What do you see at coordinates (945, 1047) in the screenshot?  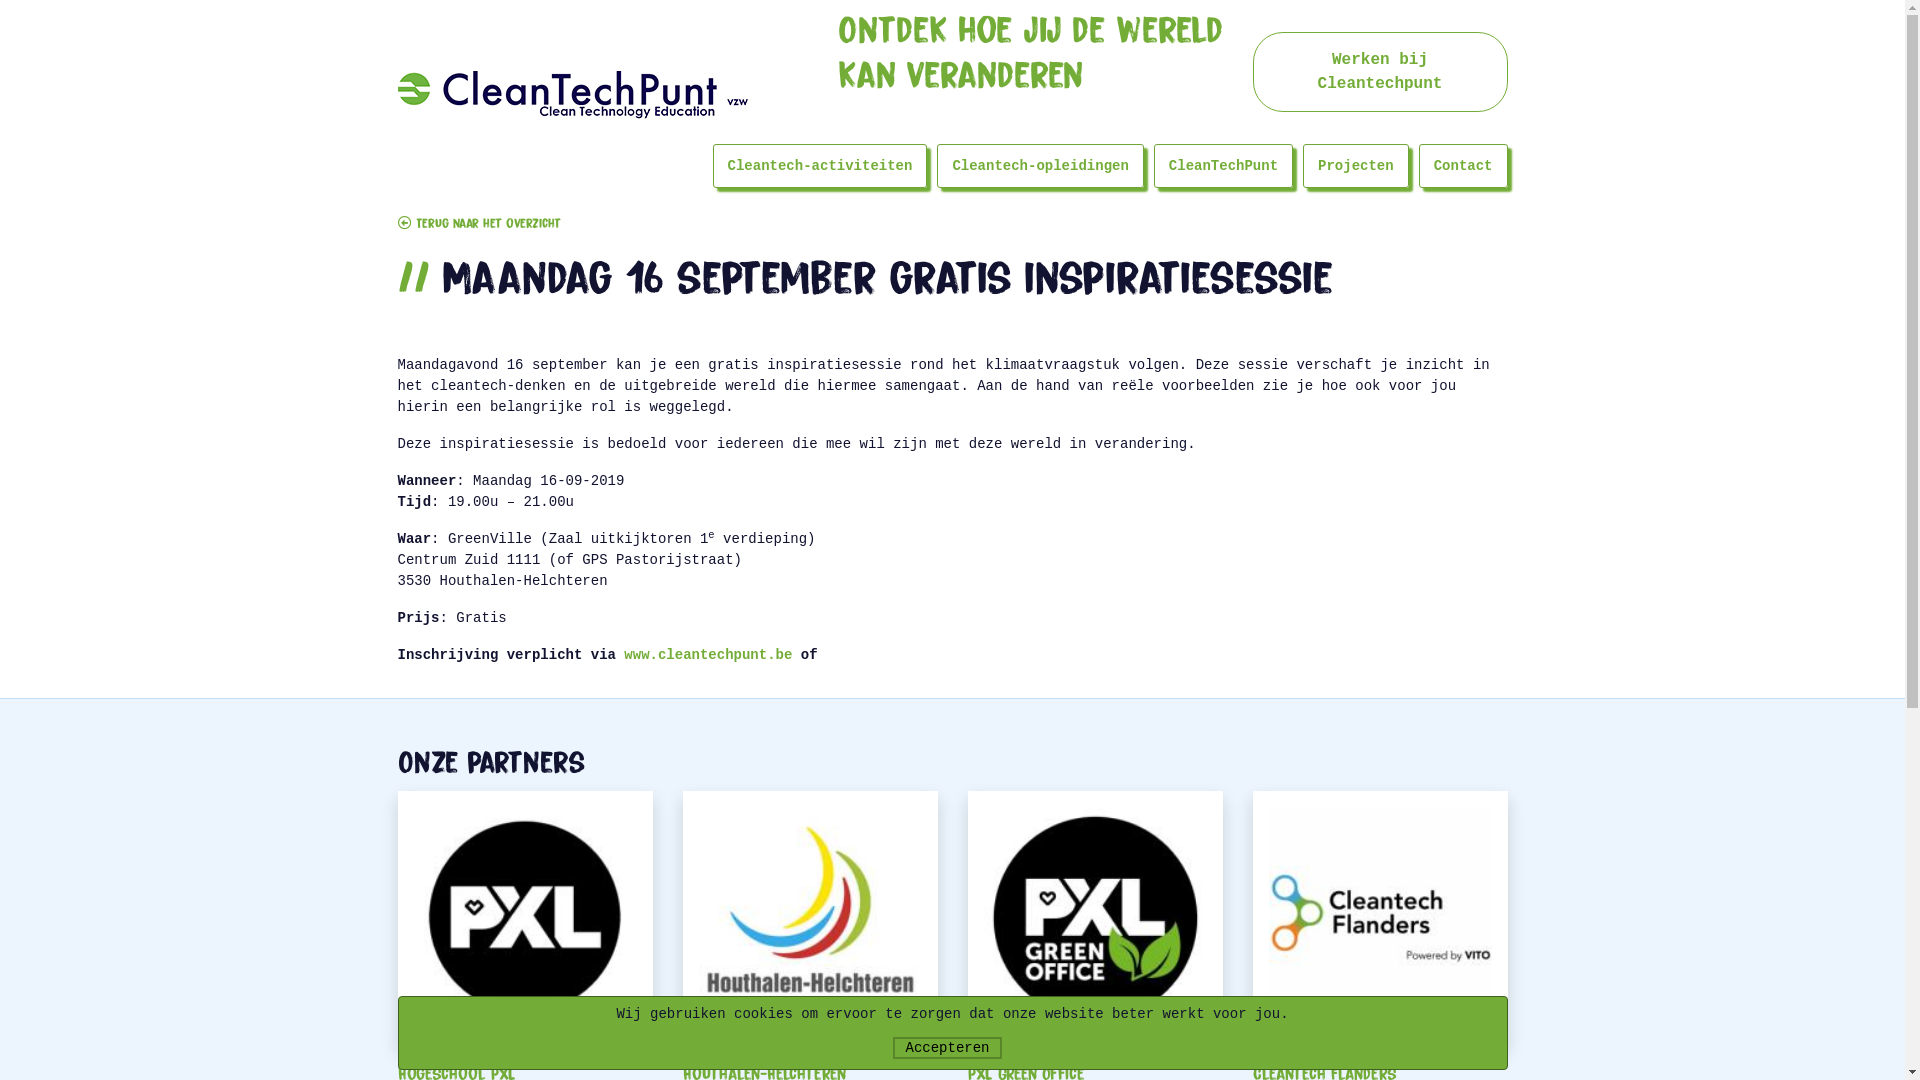 I see `'Accepteren'` at bounding box center [945, 1047].